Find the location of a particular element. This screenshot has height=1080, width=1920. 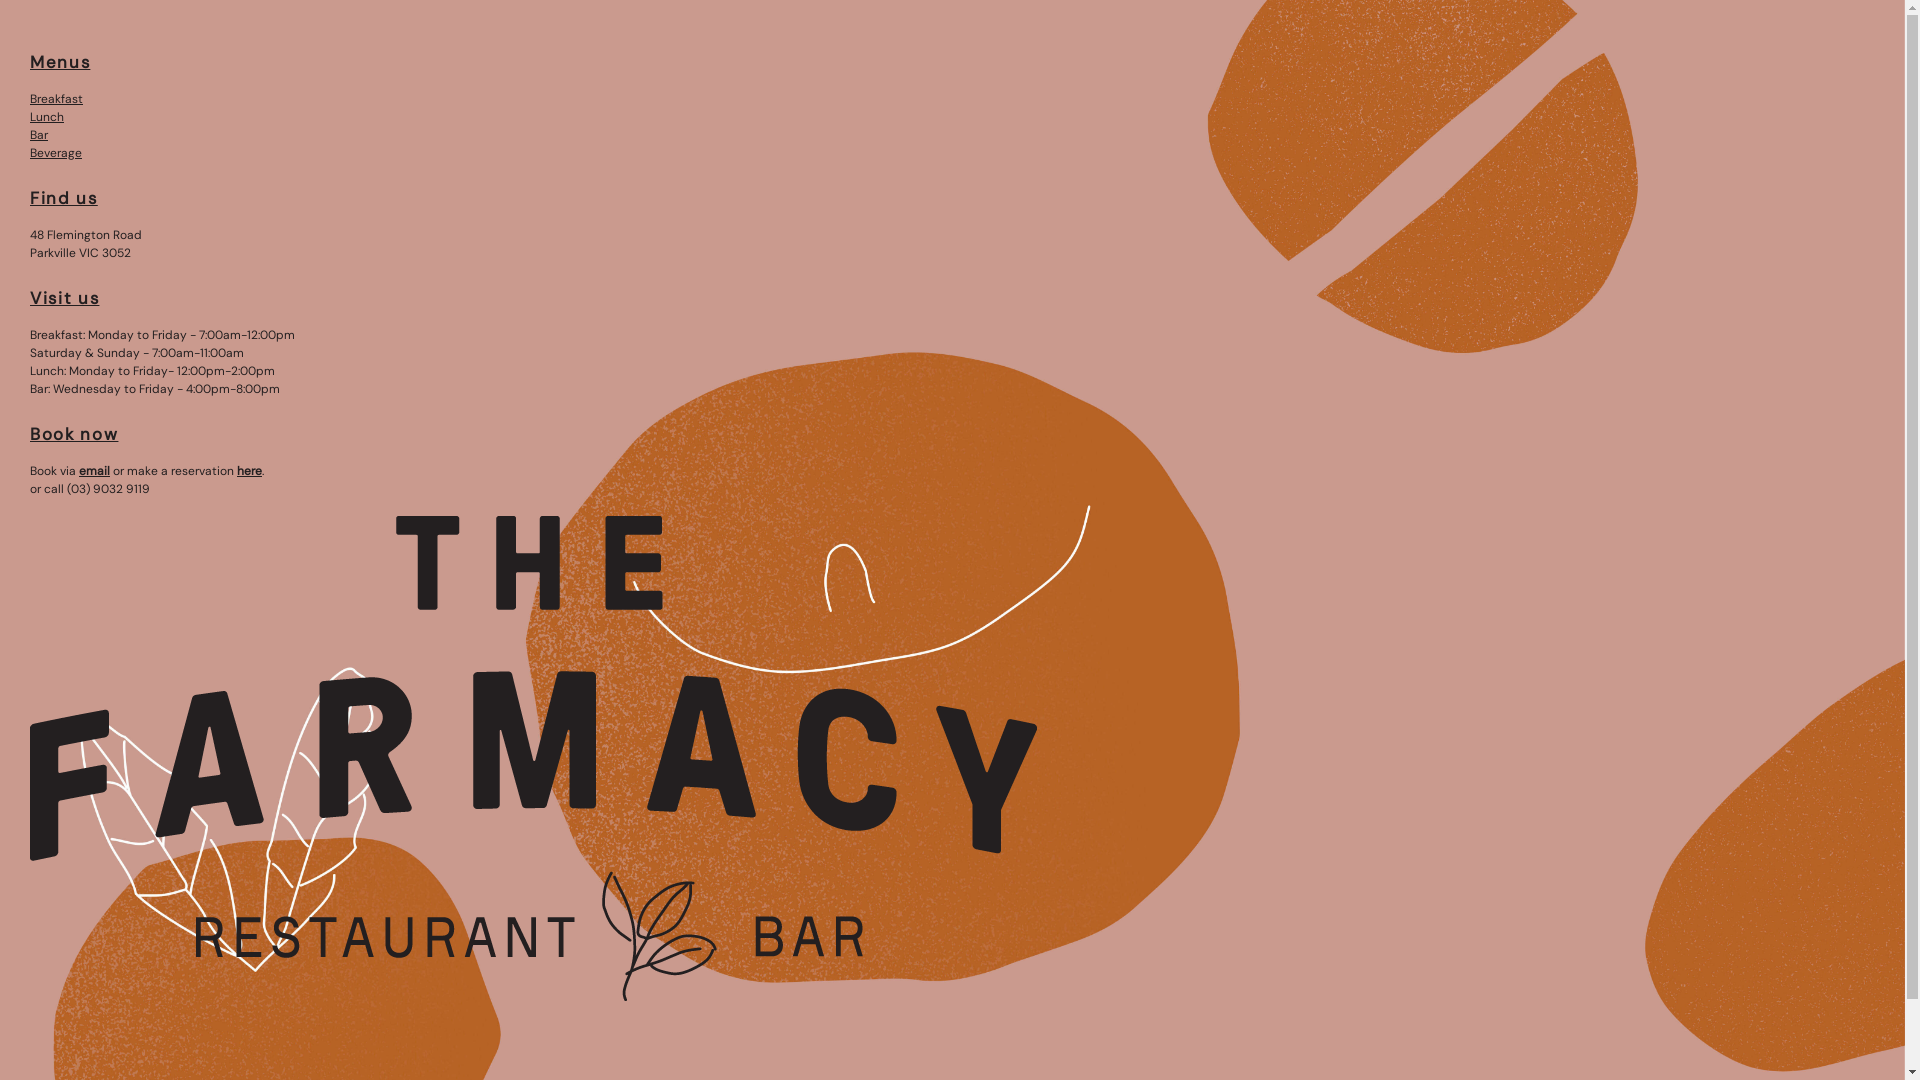

'email' is located at coordinates (93, 470).